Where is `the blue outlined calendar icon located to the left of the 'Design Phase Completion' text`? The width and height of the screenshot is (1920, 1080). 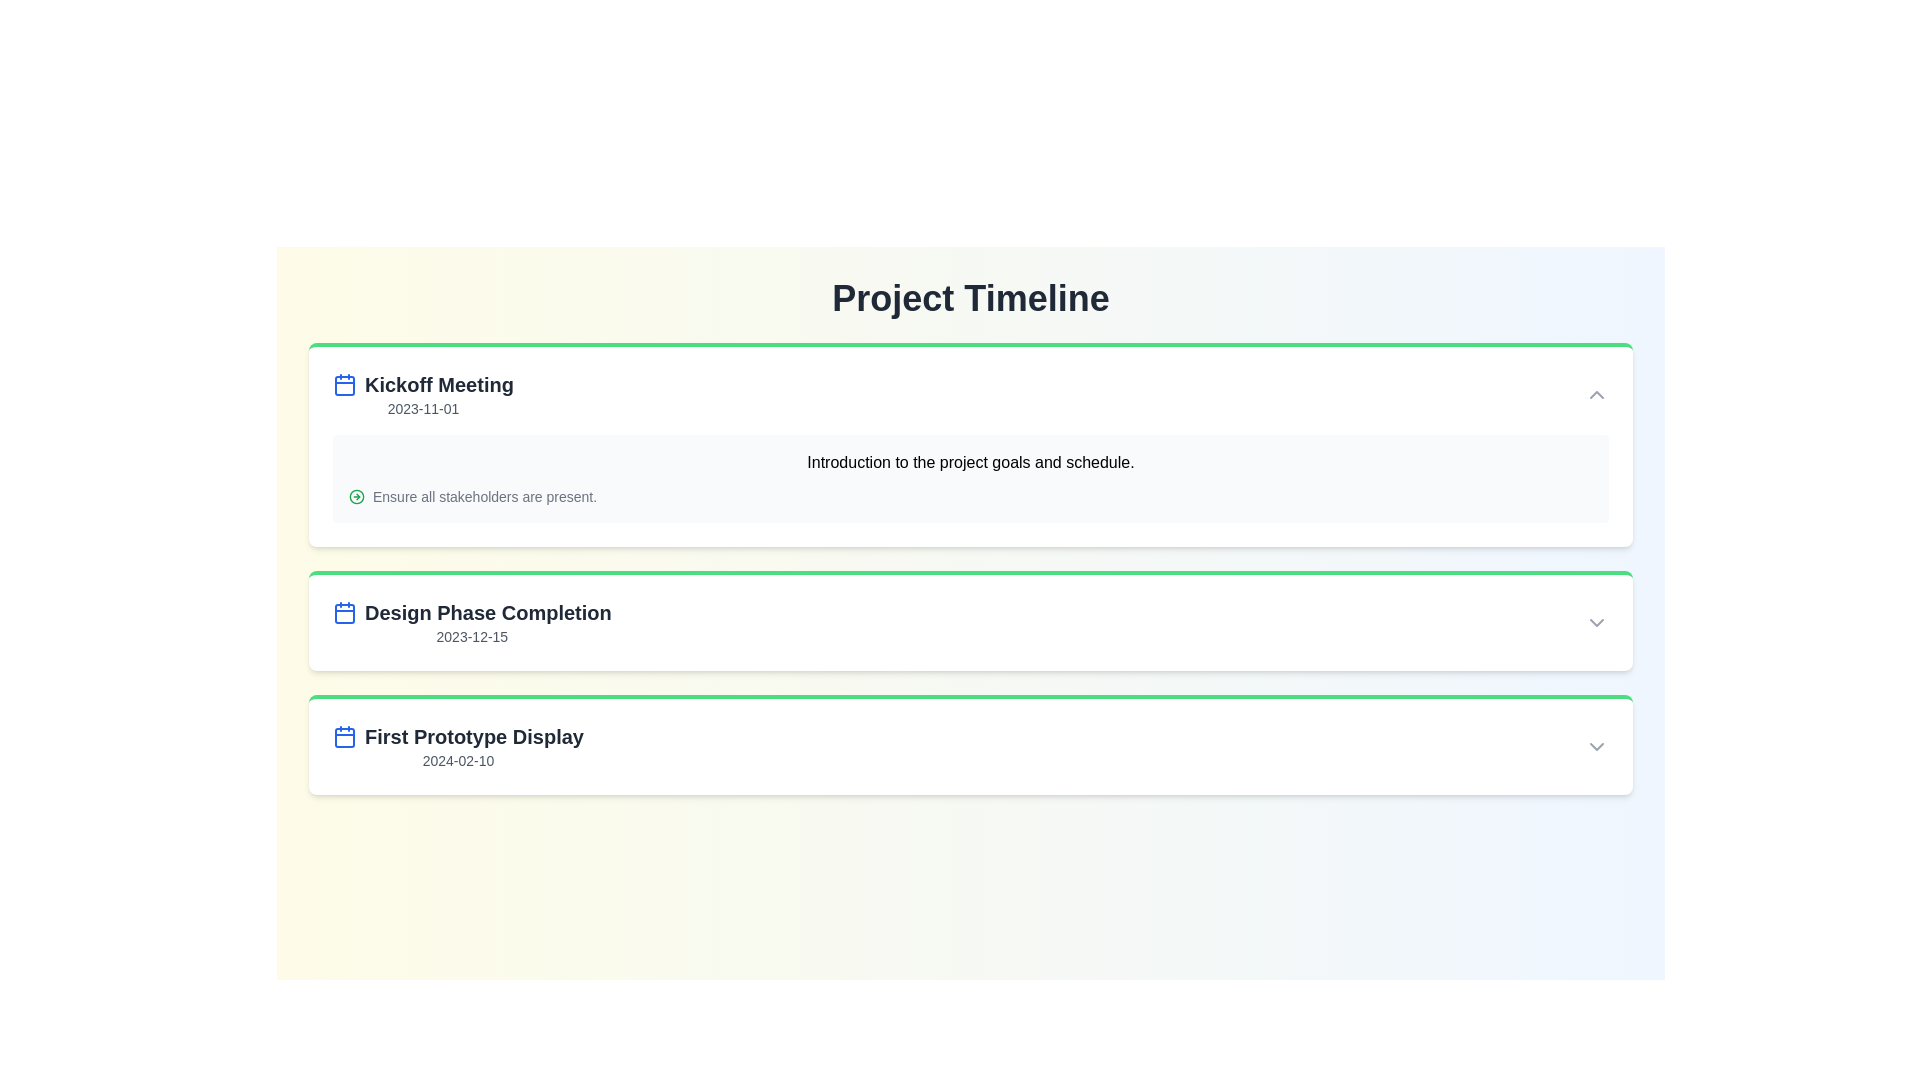 the blue outlined calendar icon located to the left of the 'Design Phase Completion' text is located at coordinates (345, 612).